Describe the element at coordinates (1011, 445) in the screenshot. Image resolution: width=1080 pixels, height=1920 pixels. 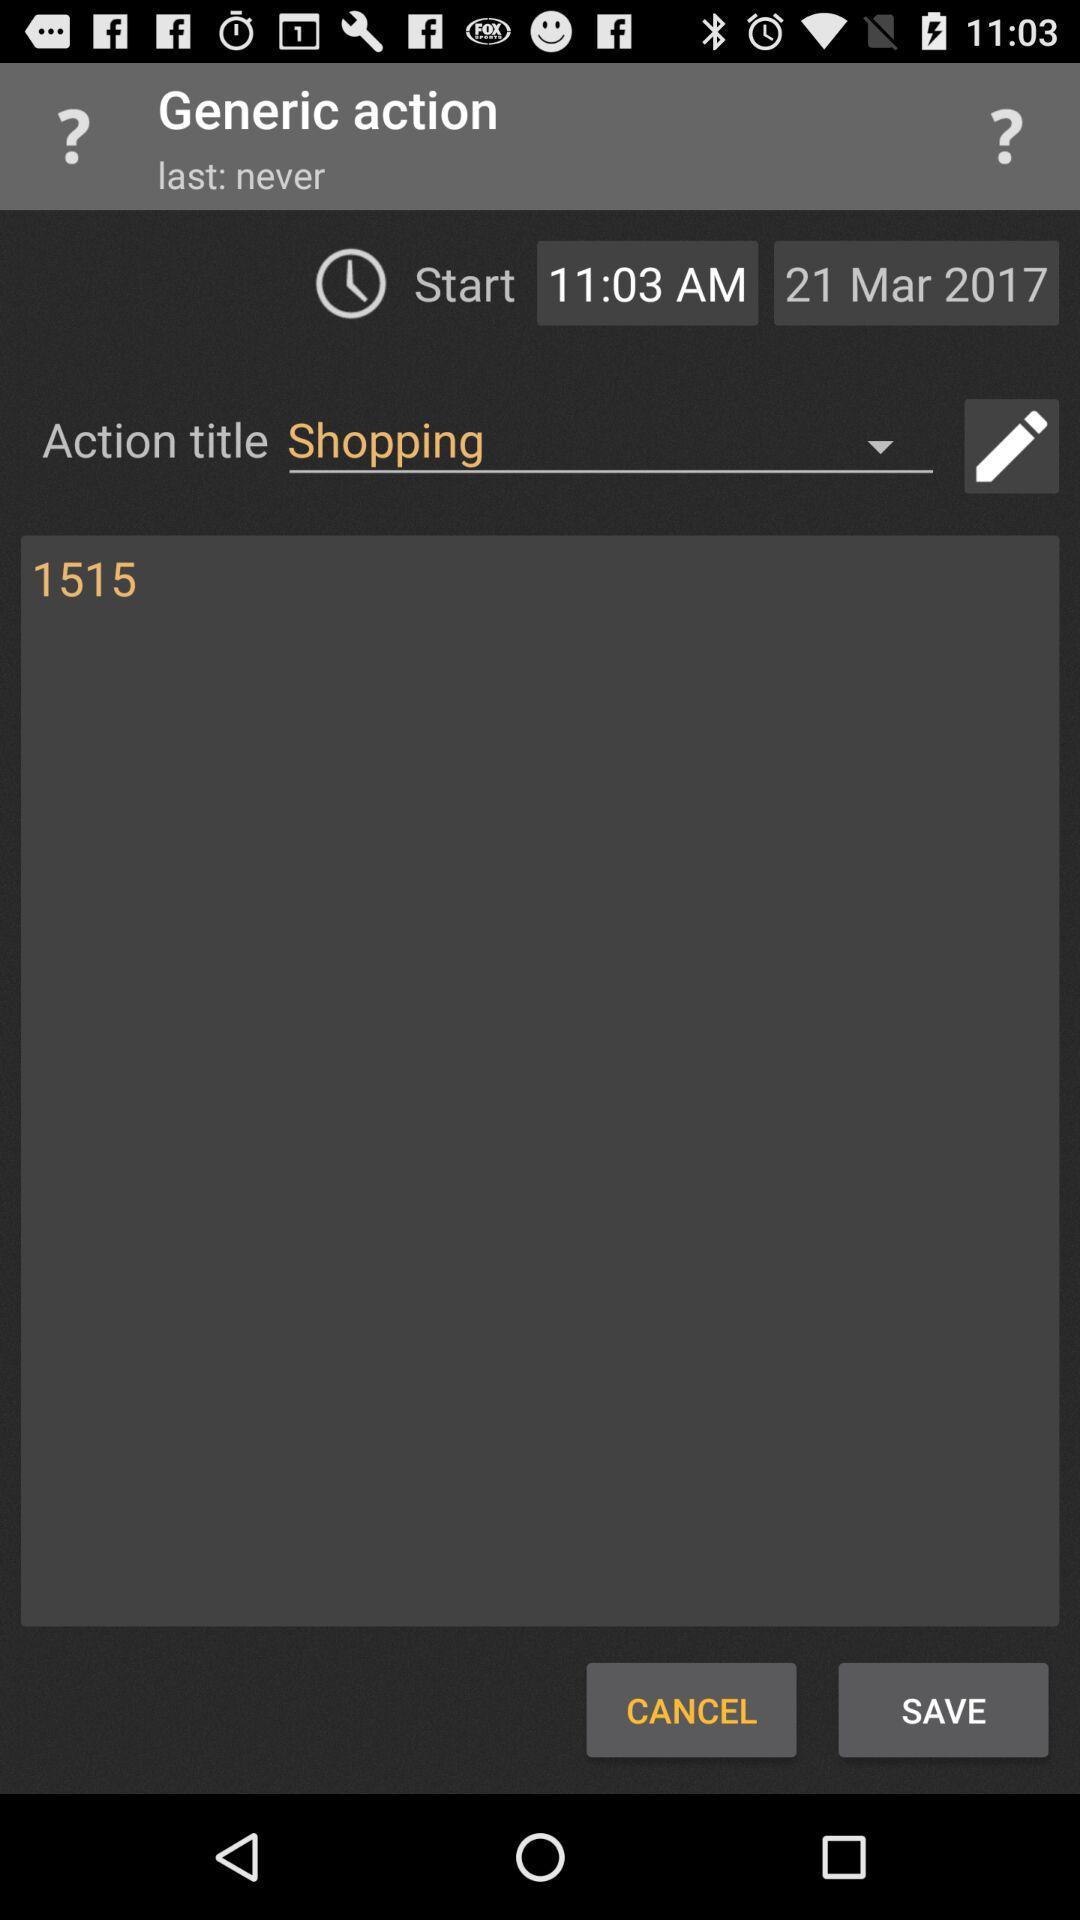
I see `ability to type` at that location.